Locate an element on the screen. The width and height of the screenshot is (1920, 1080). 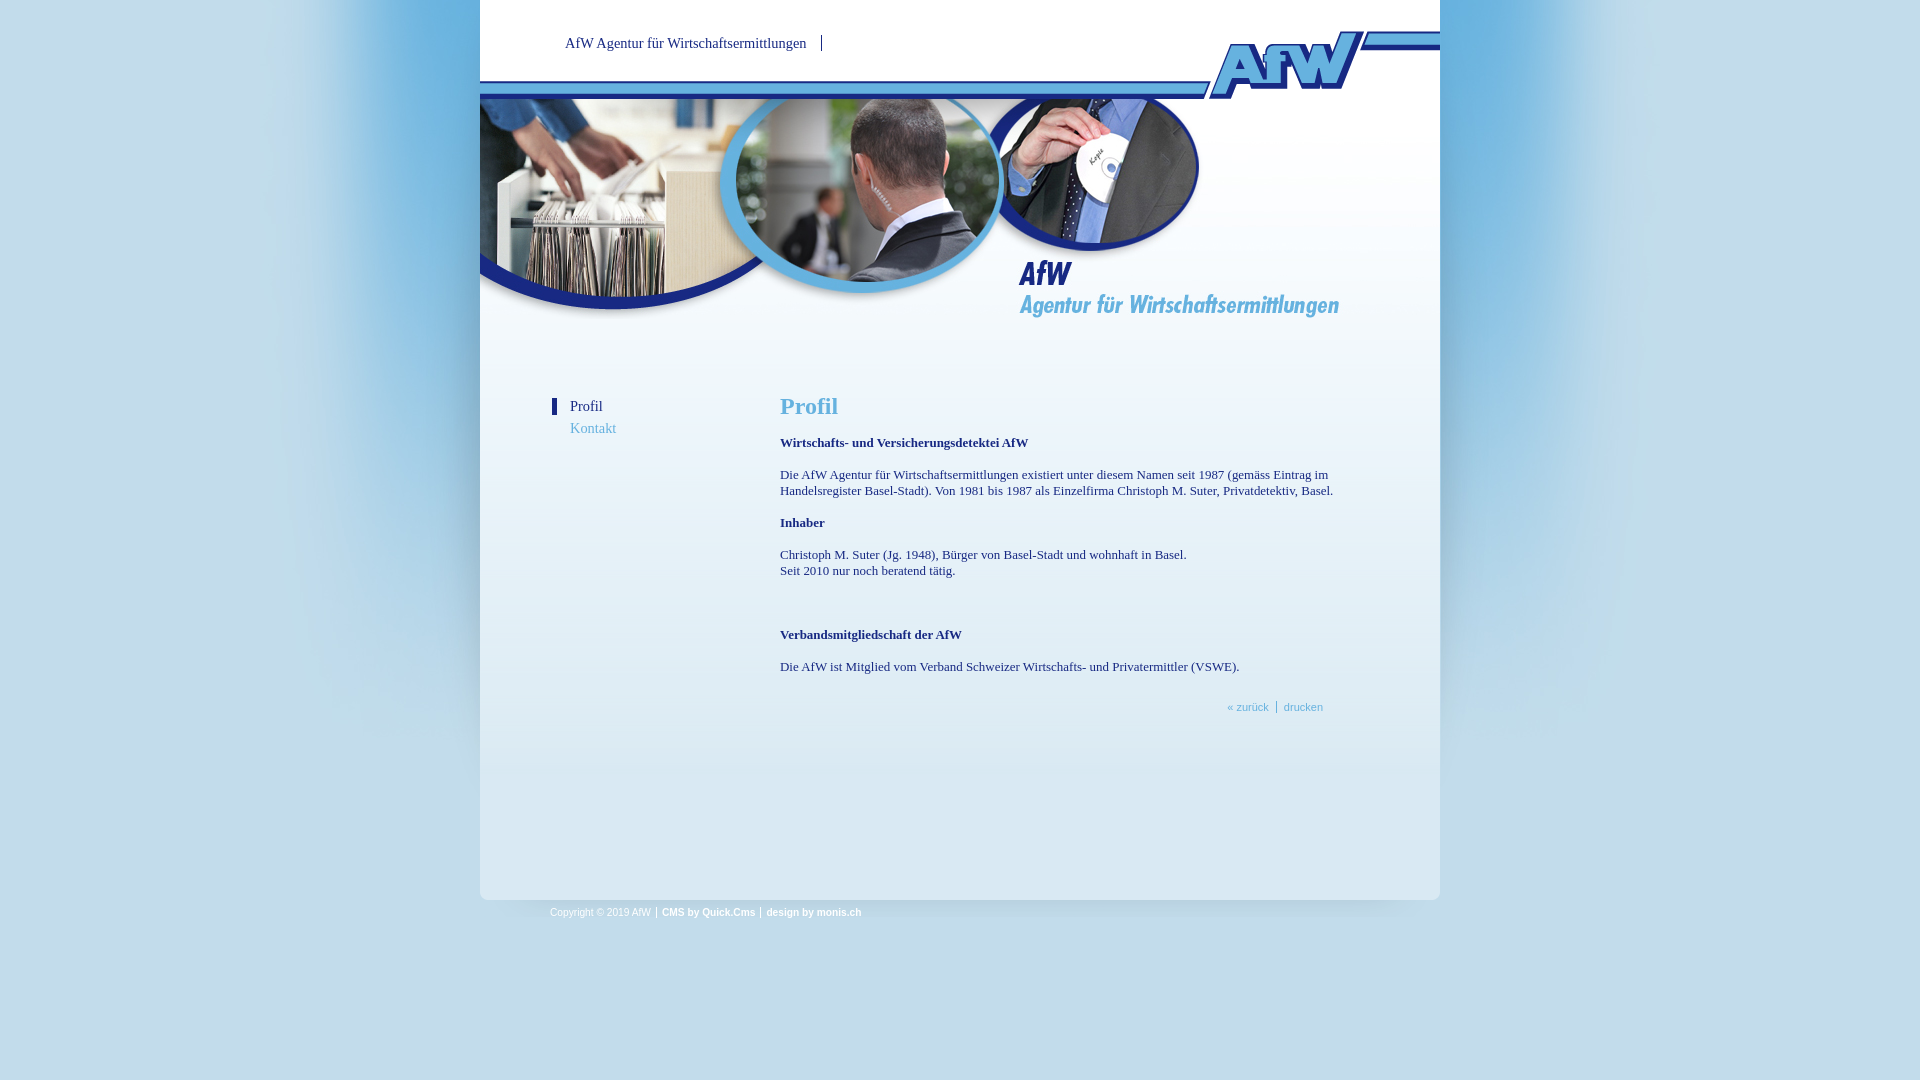
'Profil' is located at coordinates (662, 405).